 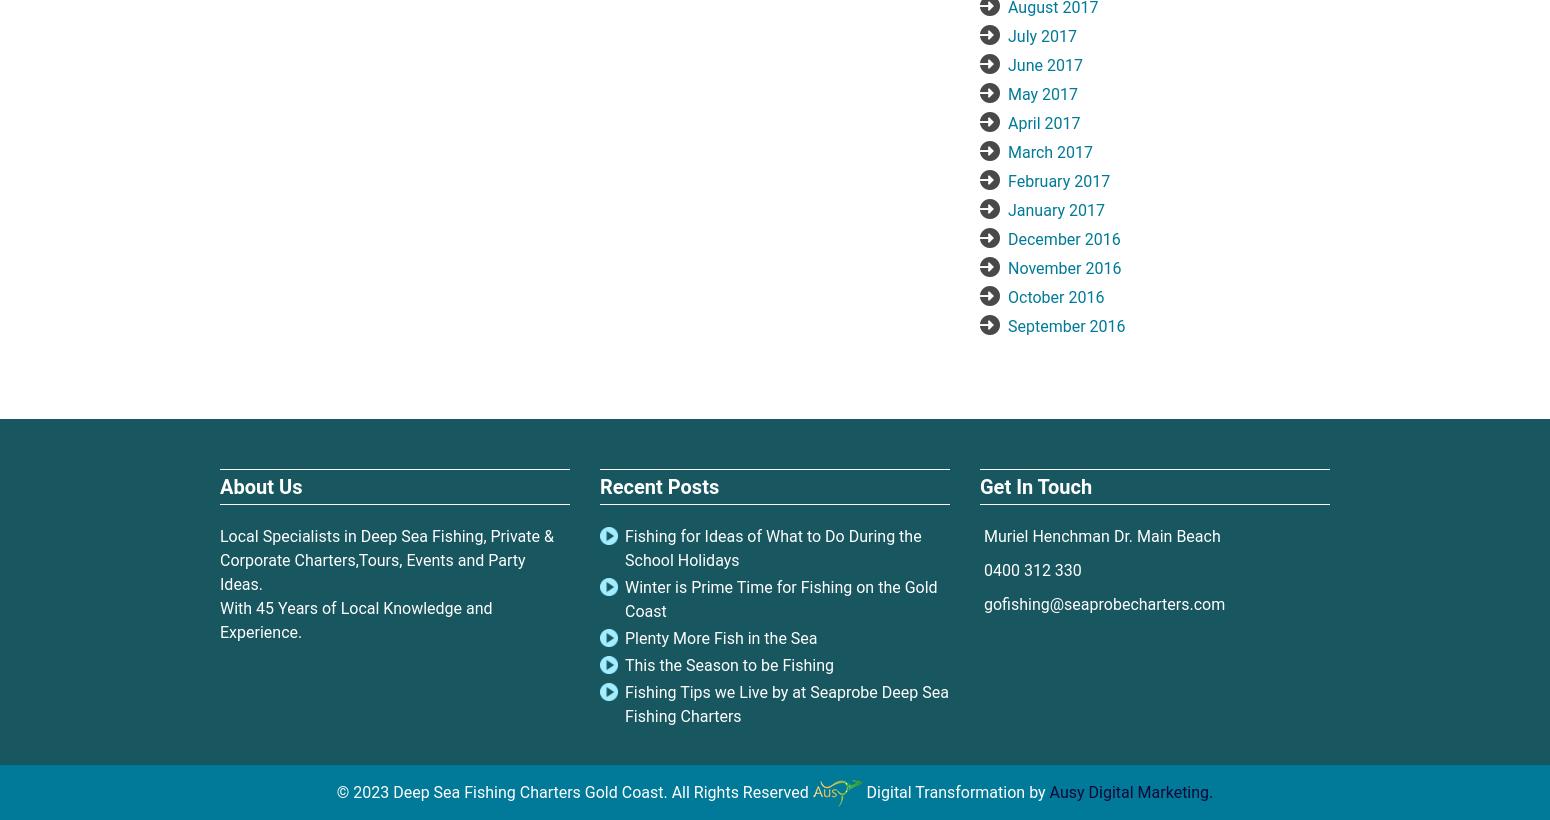 What do you see at coordinates (355, 618) in the screenshot?
I see `'With 45 Years of Local Knowledge and Experience.'` at bounding box center [355, 618].